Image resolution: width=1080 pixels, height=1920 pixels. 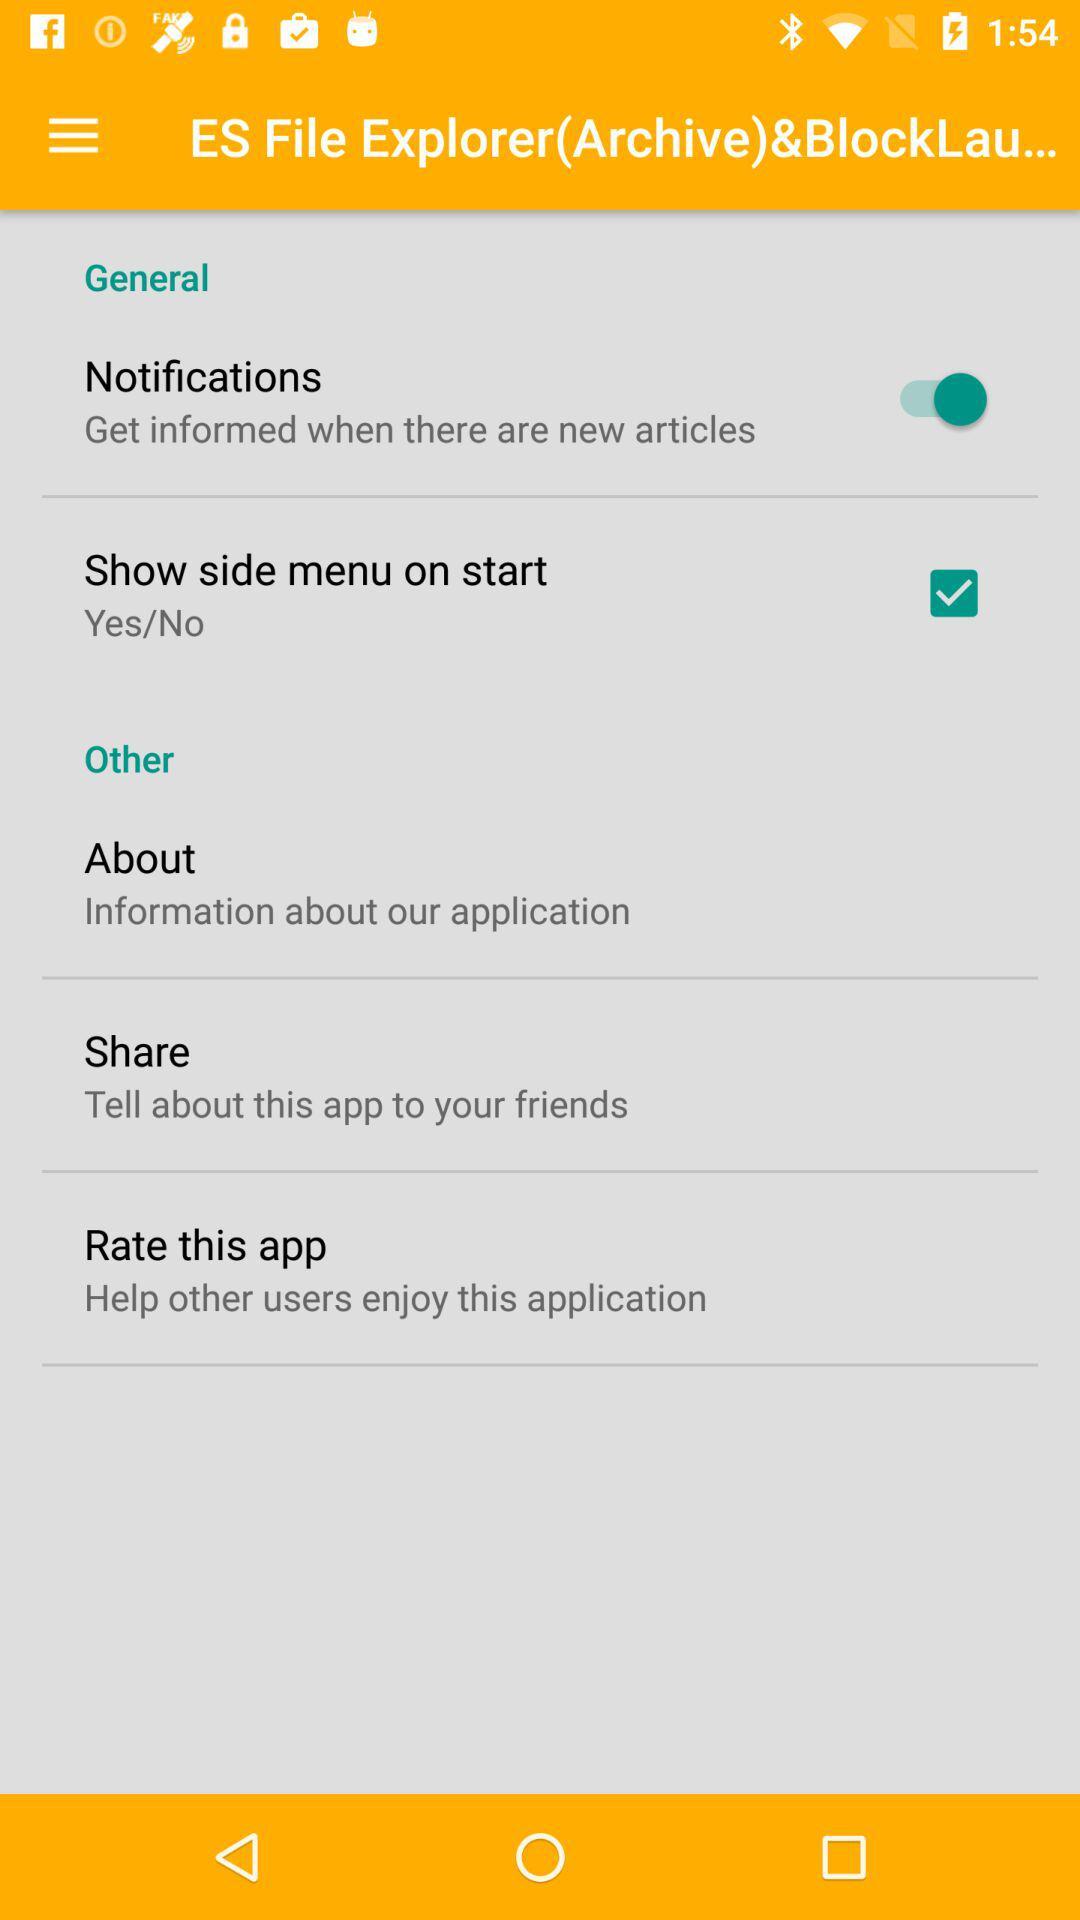 What do you see at coordinates (933, 399) in the screenshot?
I see `item below the general icon` at bounding box center [933, 399].